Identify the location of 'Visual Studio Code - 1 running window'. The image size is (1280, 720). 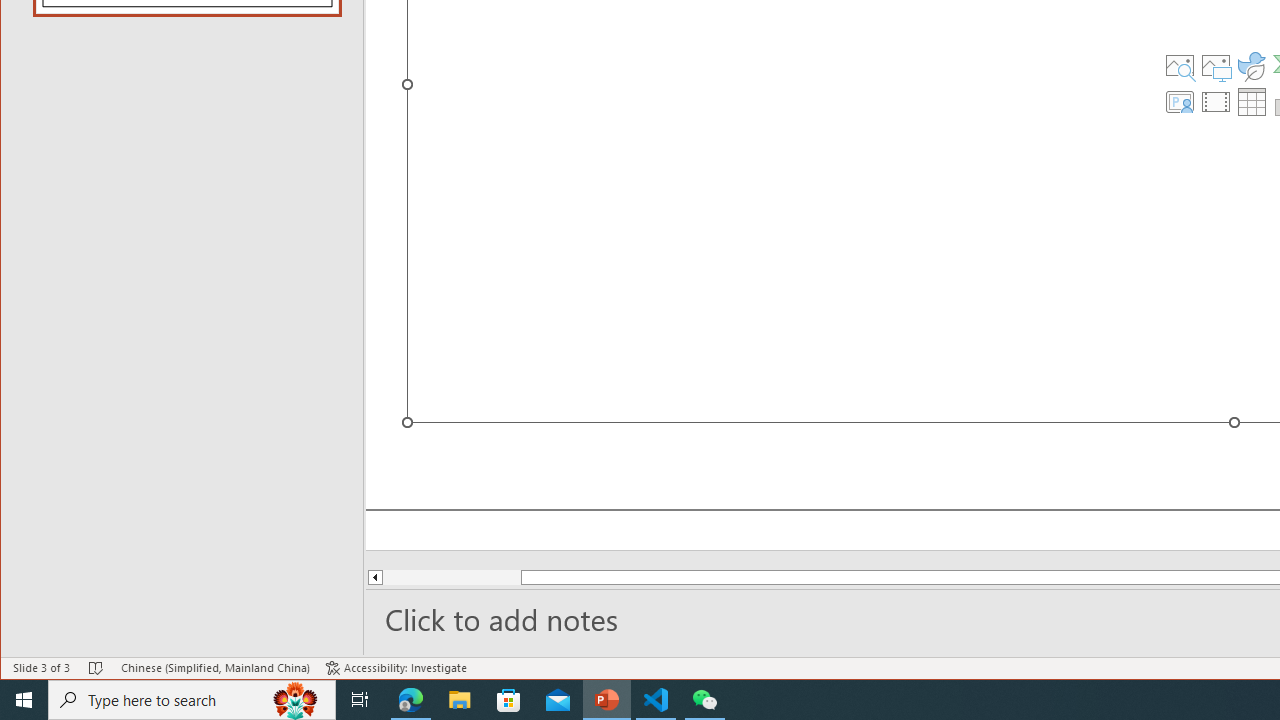
(656, 698).